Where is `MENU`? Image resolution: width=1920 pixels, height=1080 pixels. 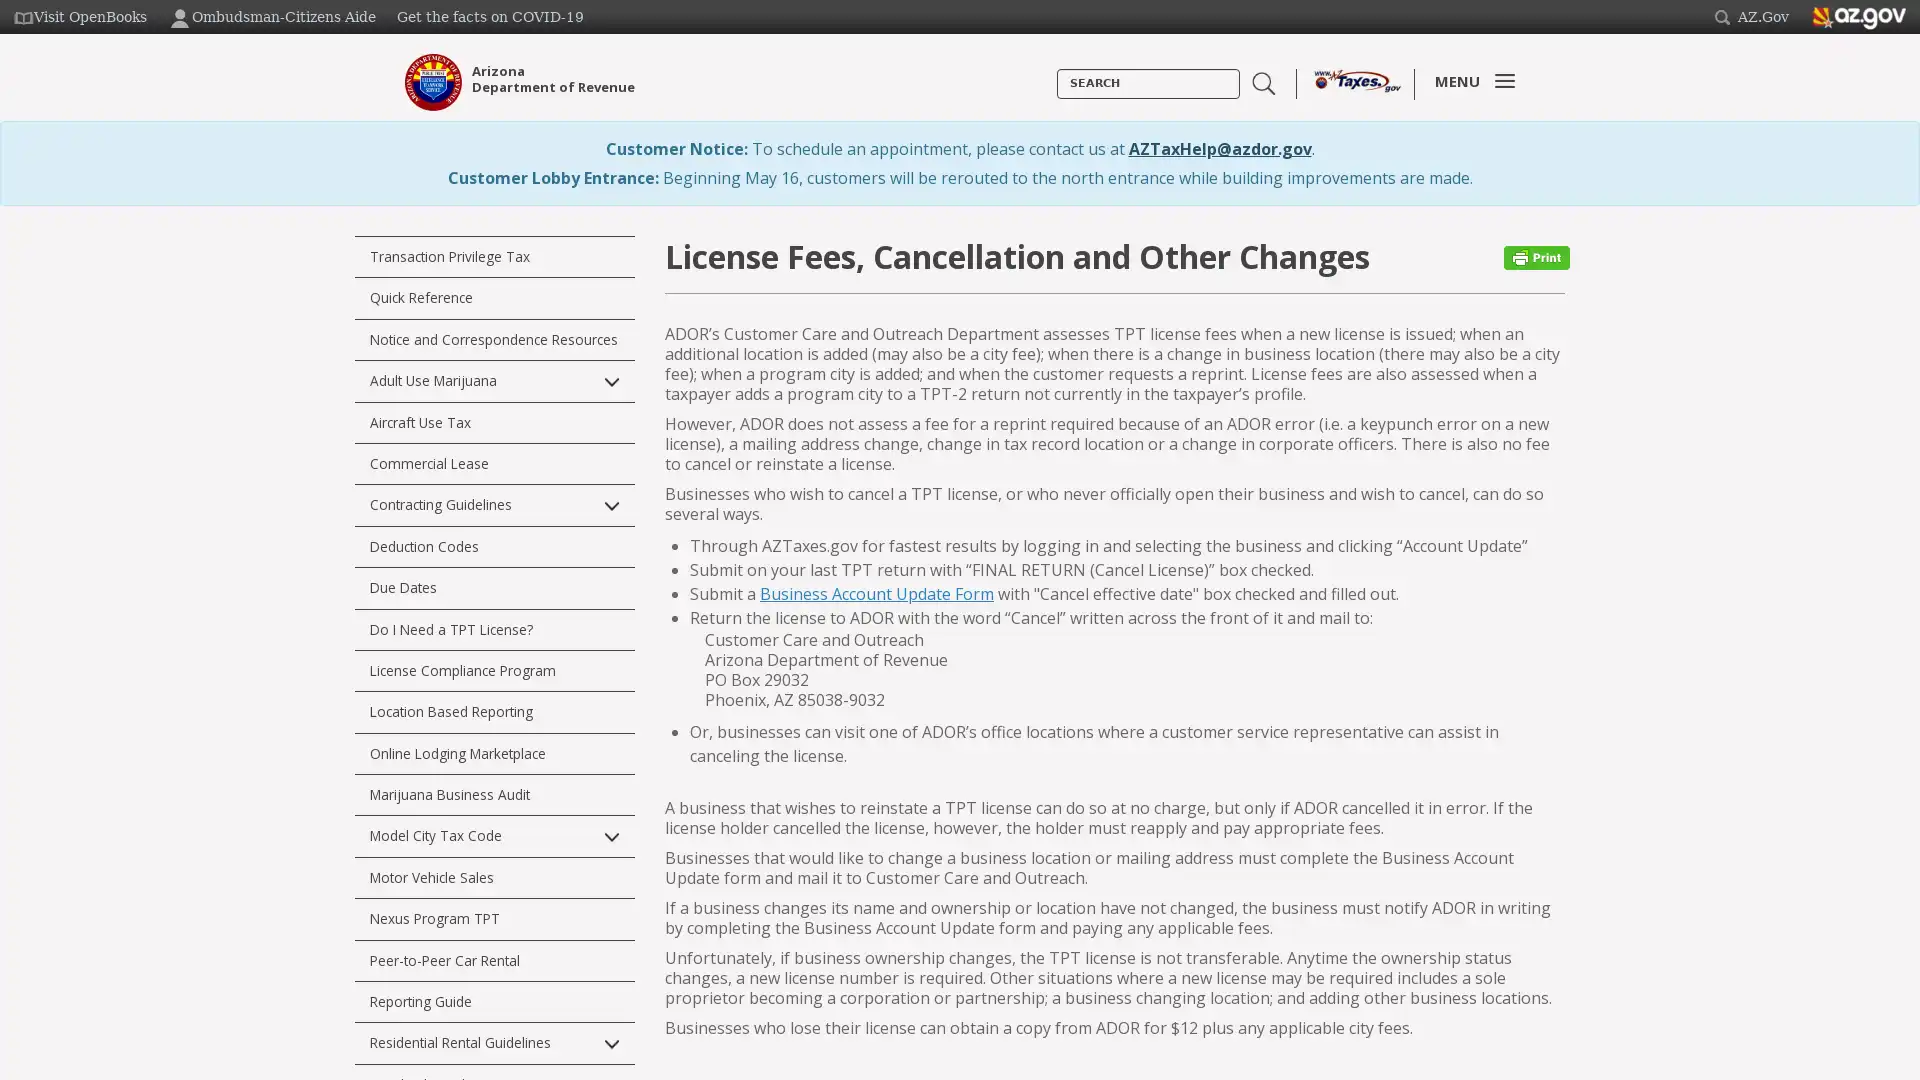 MENU is located at coordinates (1469, 80).